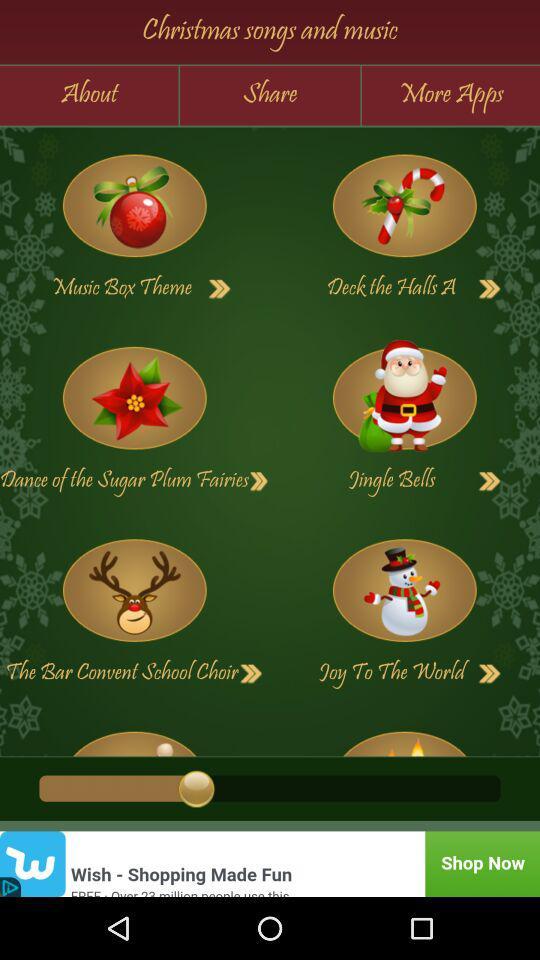 The height and width of the screenshot is (960, 540). What do you see at coordinates (259, 480) in the screenshot?
I see `song` at bounding box center [259, 480].